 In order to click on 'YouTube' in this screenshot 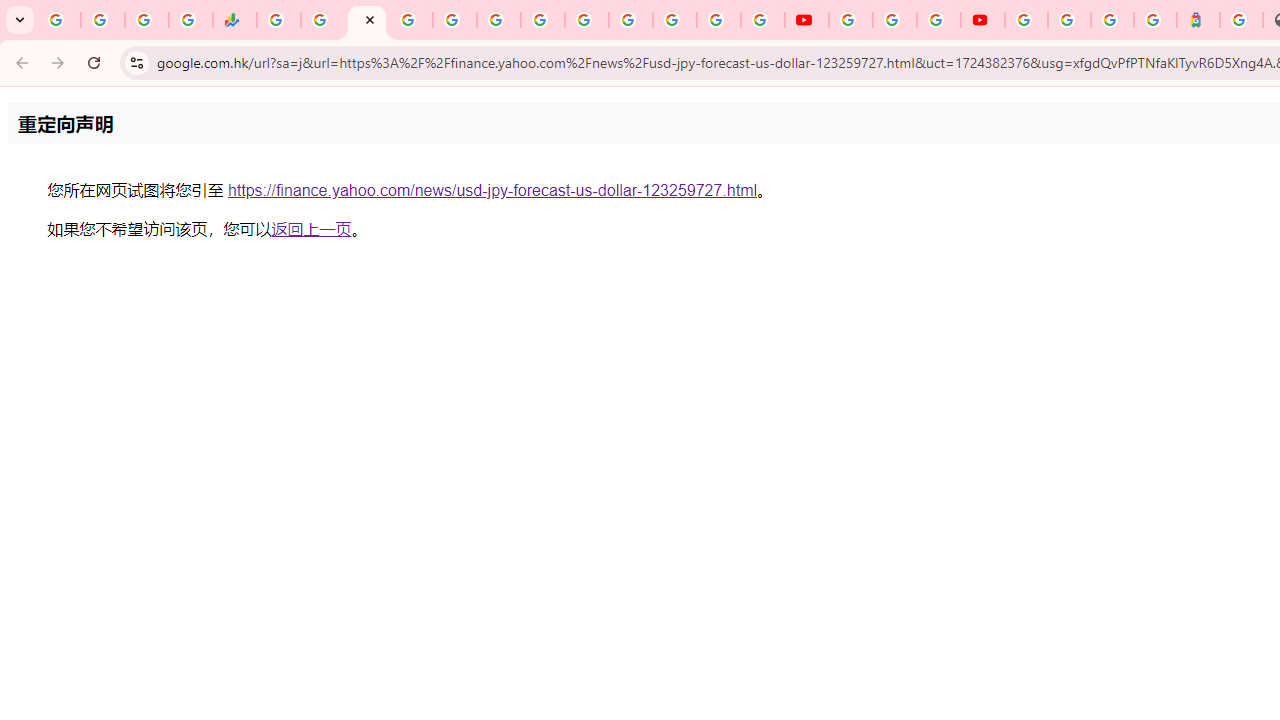, I will do `click(851, 20)`.